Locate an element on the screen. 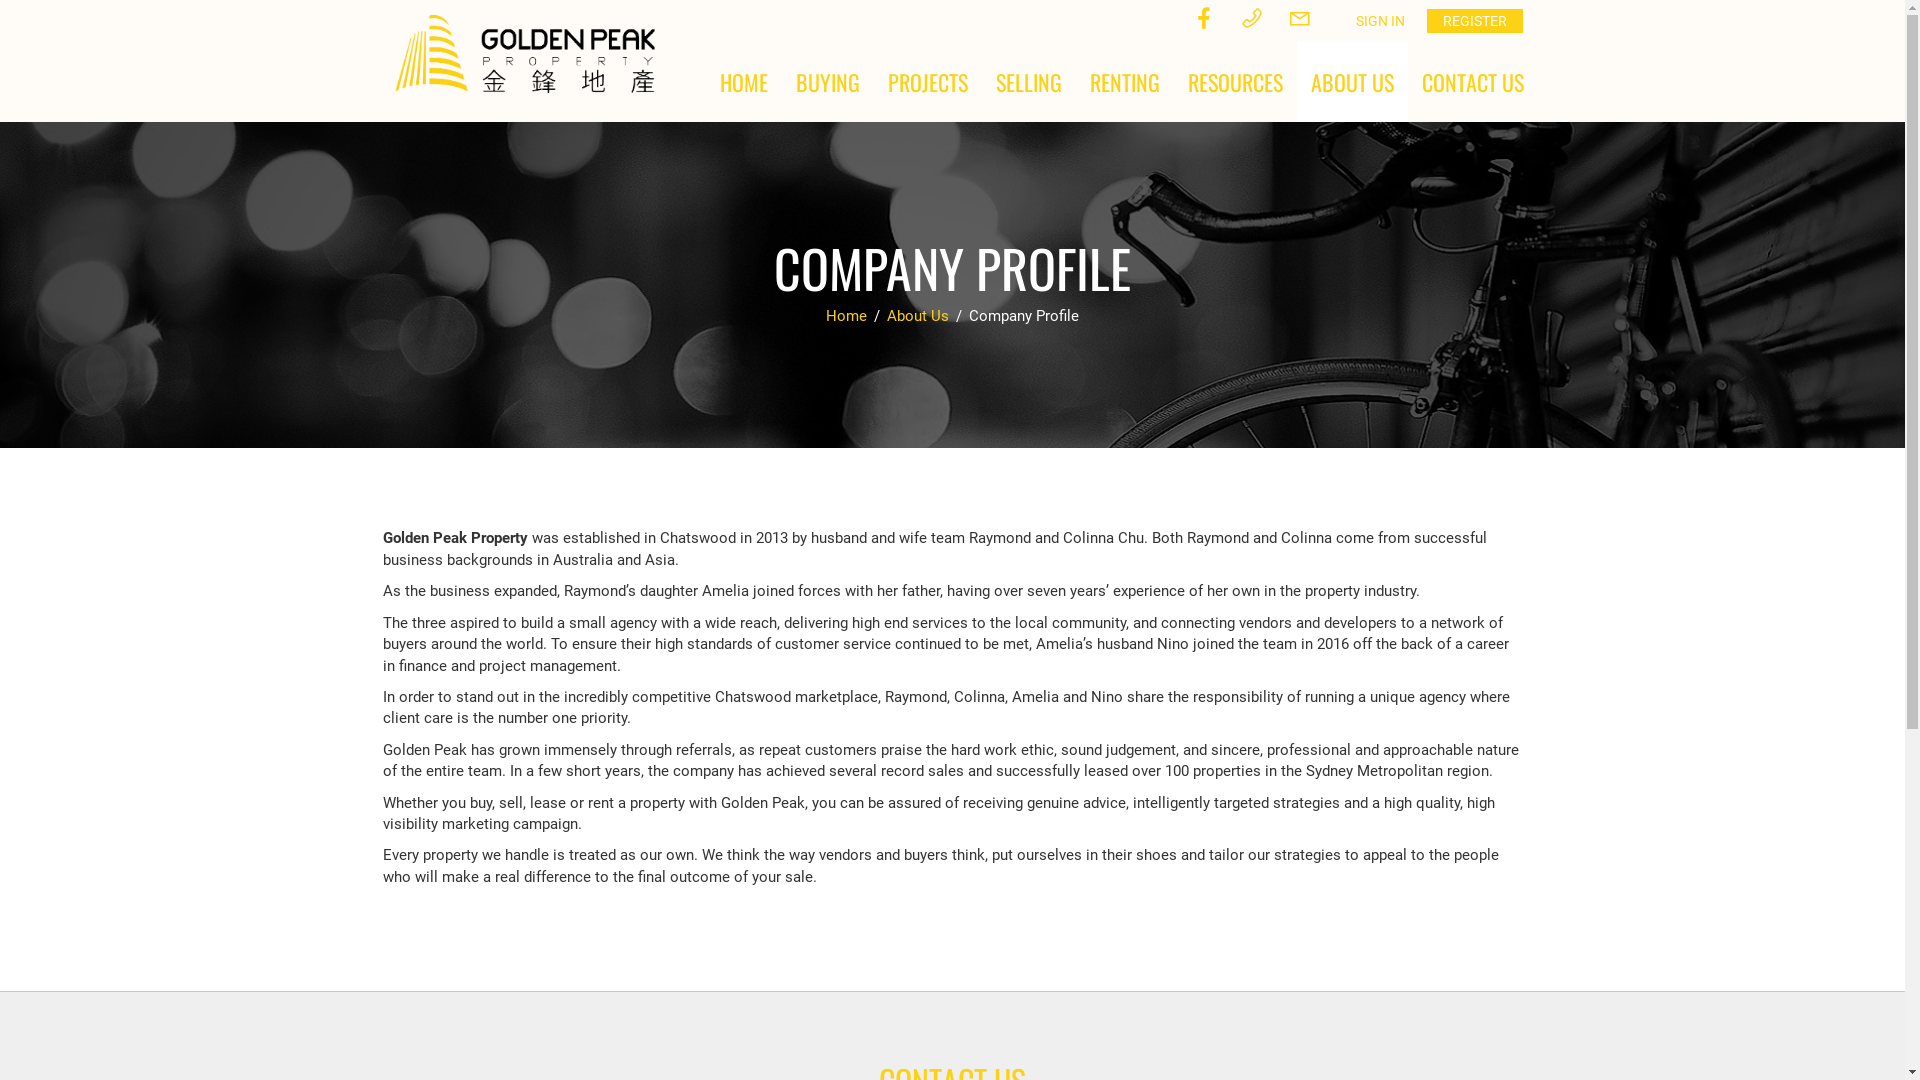 The width and height of the screenshot is (1920, 1080). 'SIGN IN' is located at coordinates (1379, 20).